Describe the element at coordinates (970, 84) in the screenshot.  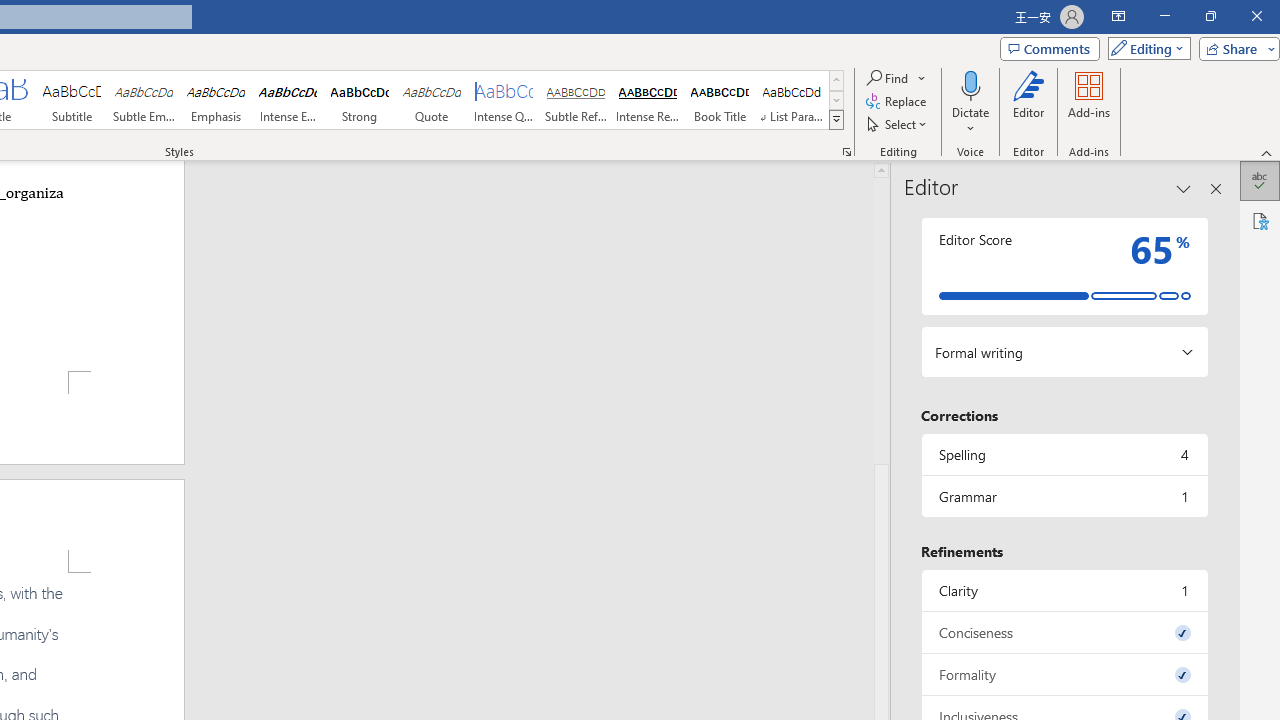
I see `'Dictate'` at that location.